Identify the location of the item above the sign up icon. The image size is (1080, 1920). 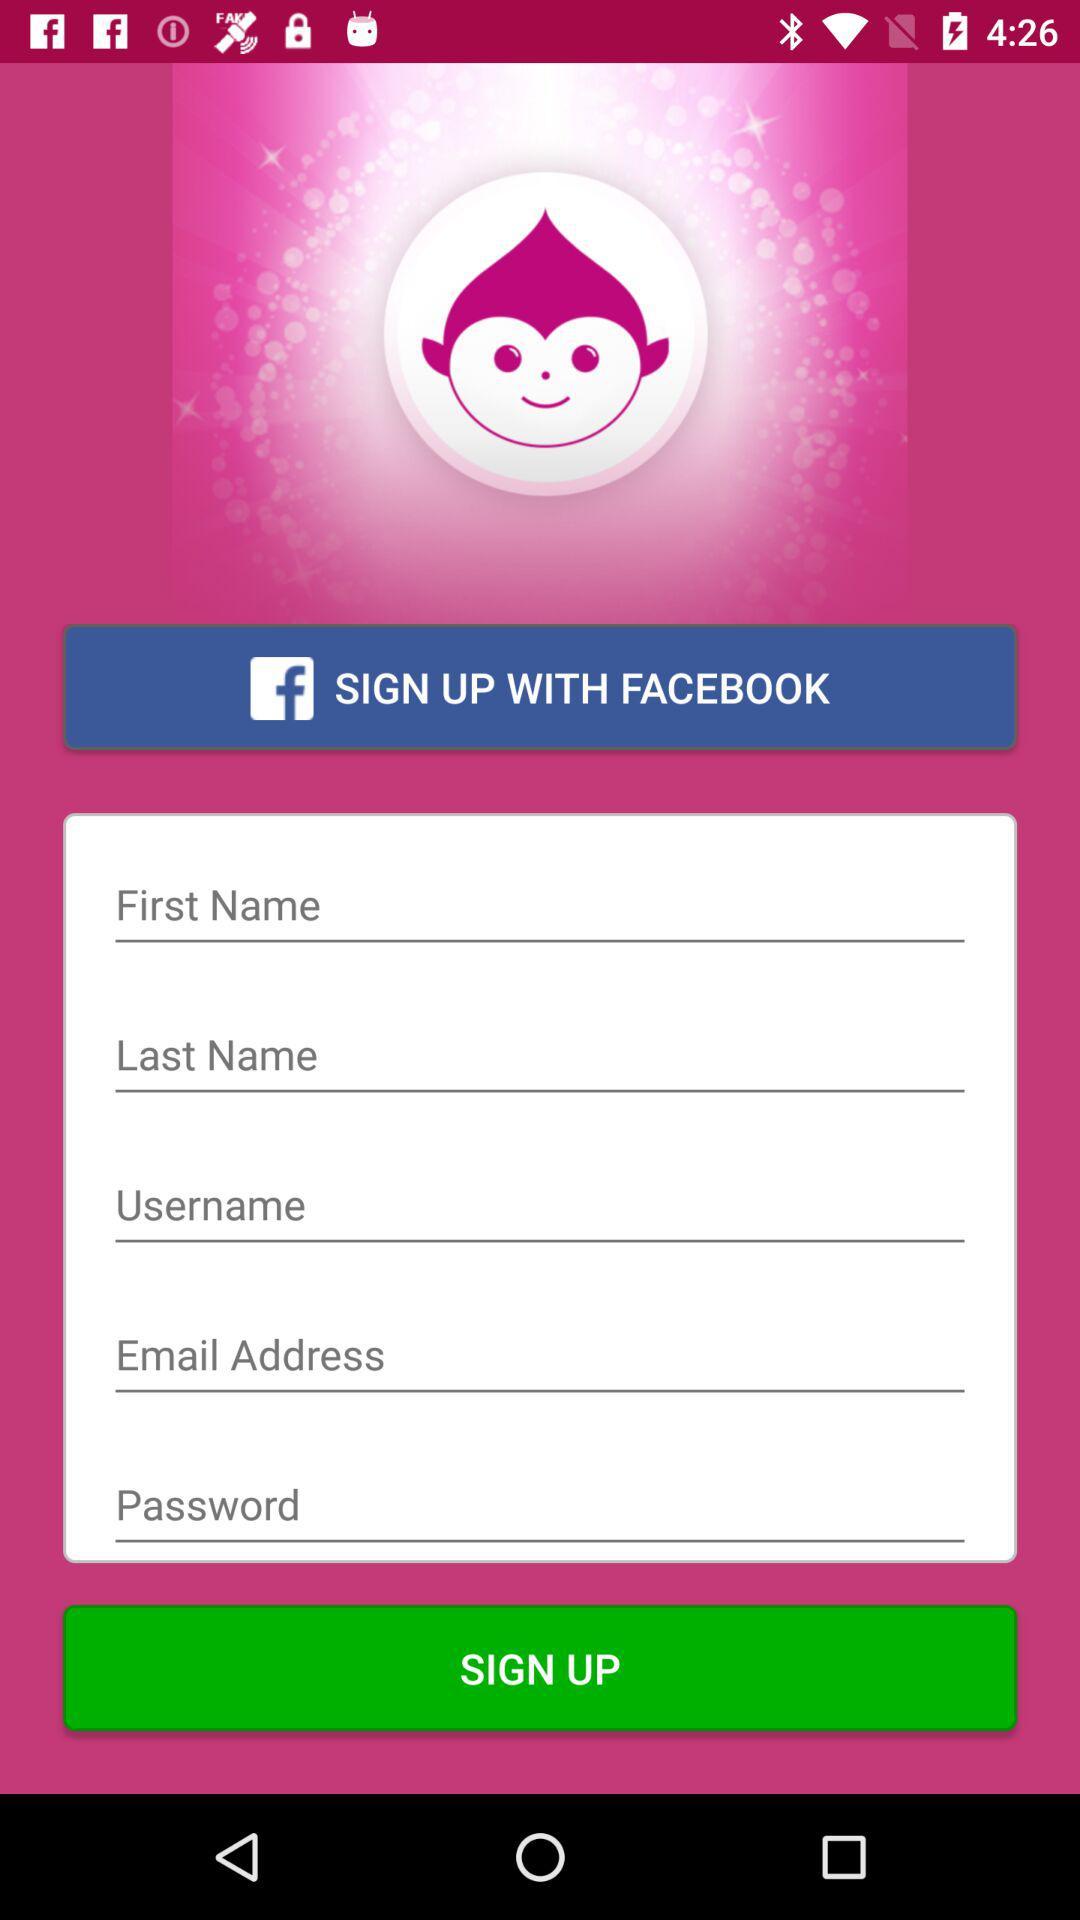
(540, 1507).